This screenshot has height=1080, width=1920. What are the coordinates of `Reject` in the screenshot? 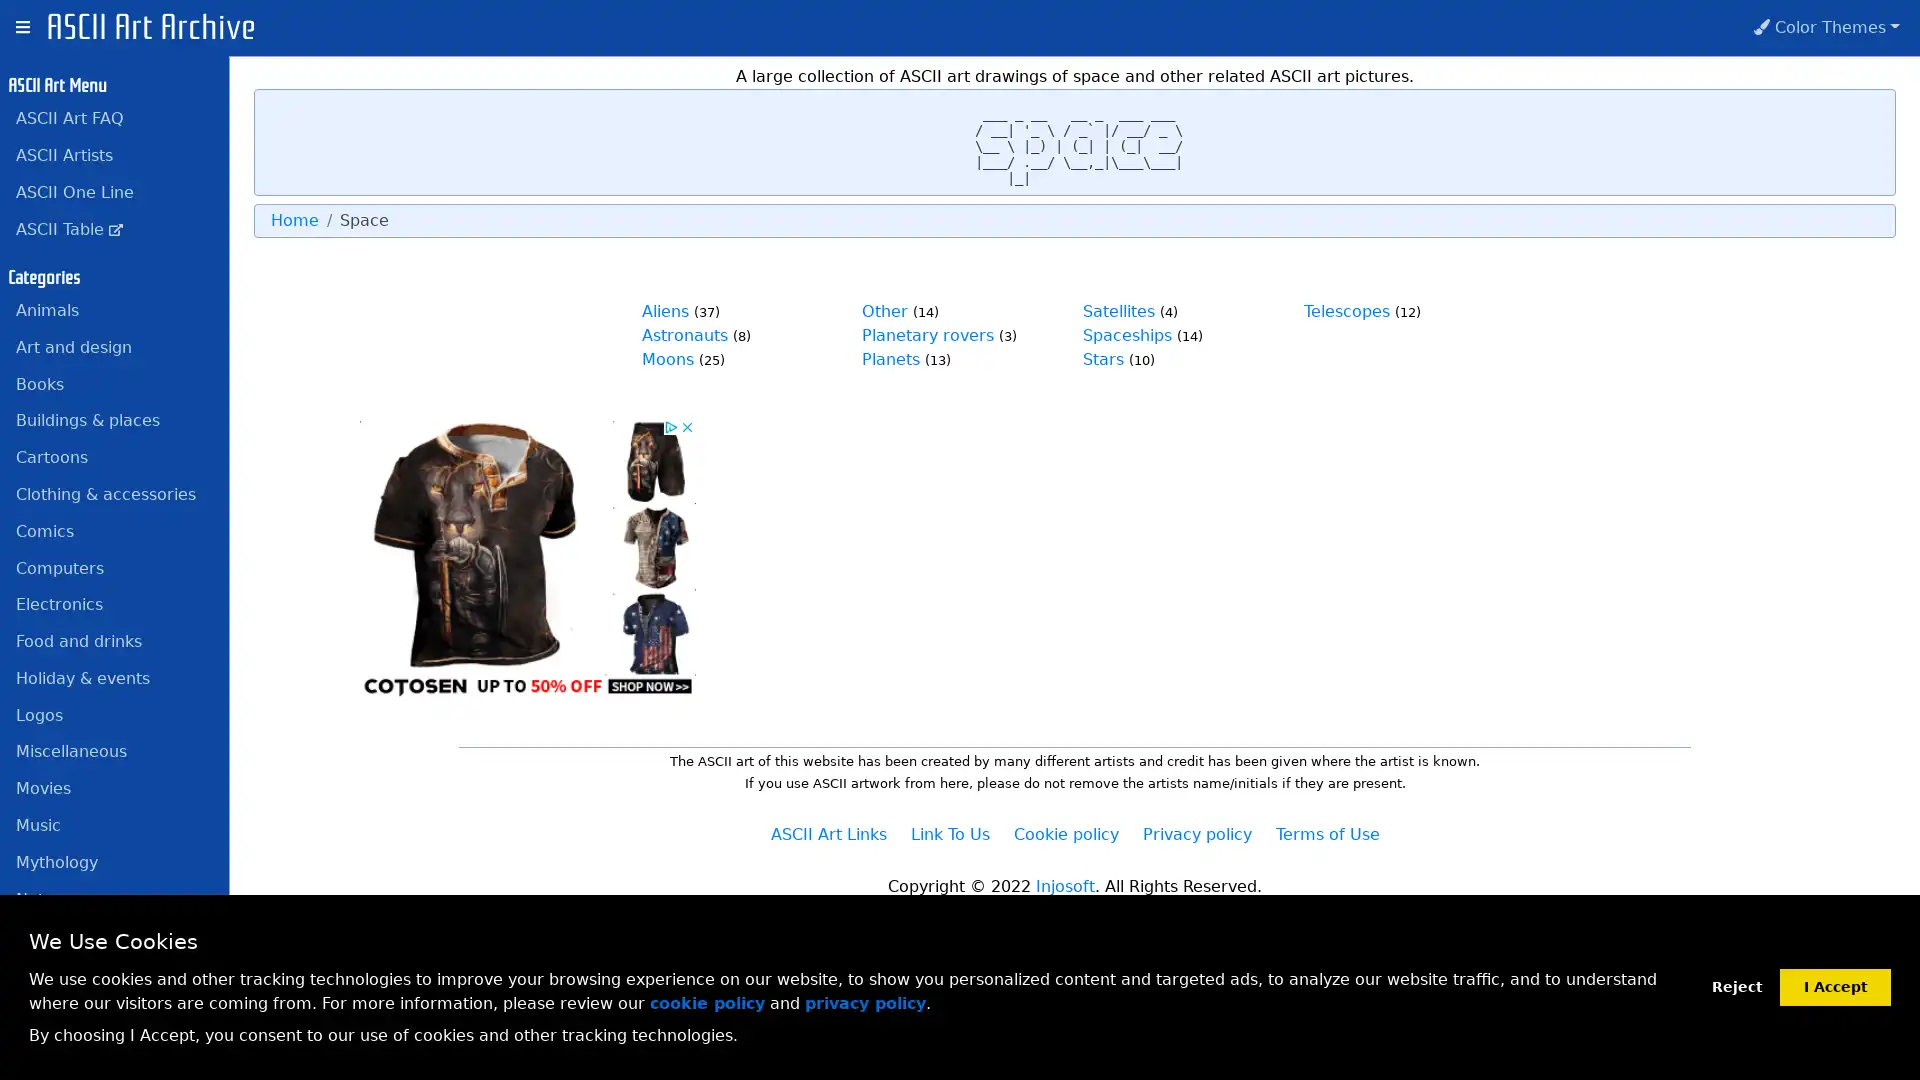 It's located at (1736, 986).